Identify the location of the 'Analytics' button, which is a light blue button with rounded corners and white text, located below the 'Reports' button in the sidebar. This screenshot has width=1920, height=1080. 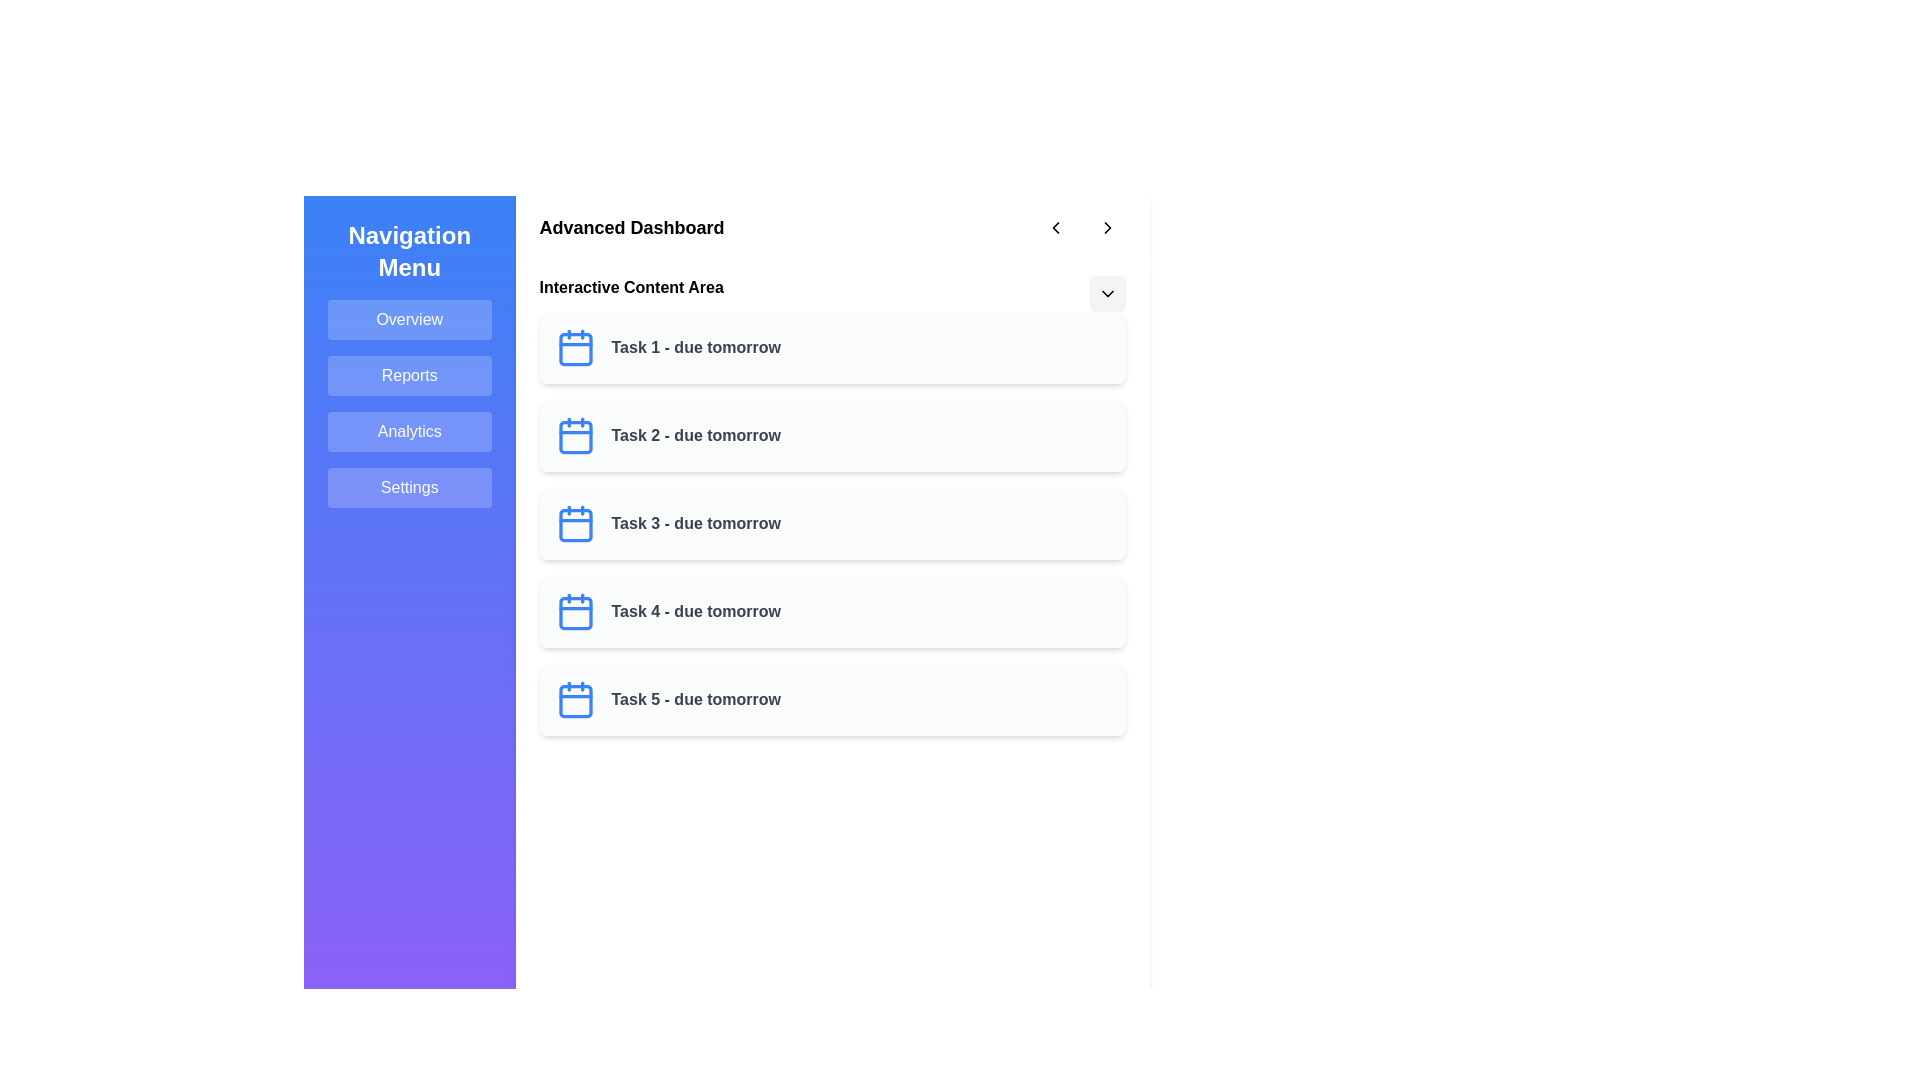
(408, 431).